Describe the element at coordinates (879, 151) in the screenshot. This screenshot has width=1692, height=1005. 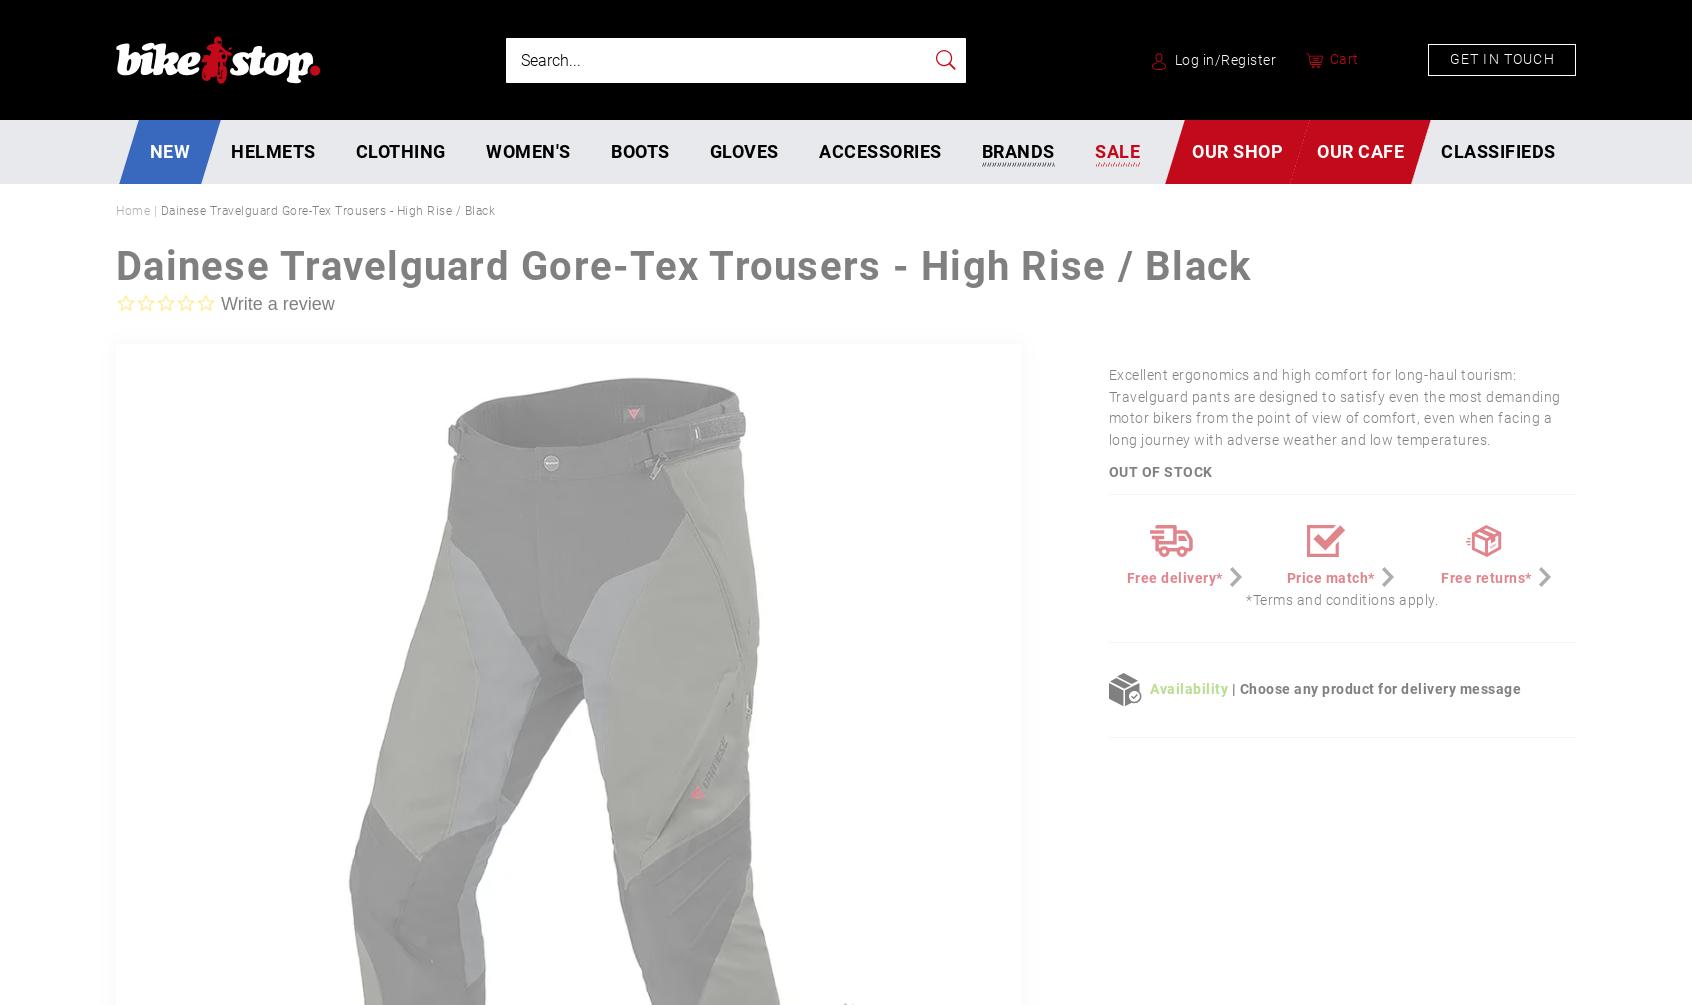
I see `'Accessories'` at that location.